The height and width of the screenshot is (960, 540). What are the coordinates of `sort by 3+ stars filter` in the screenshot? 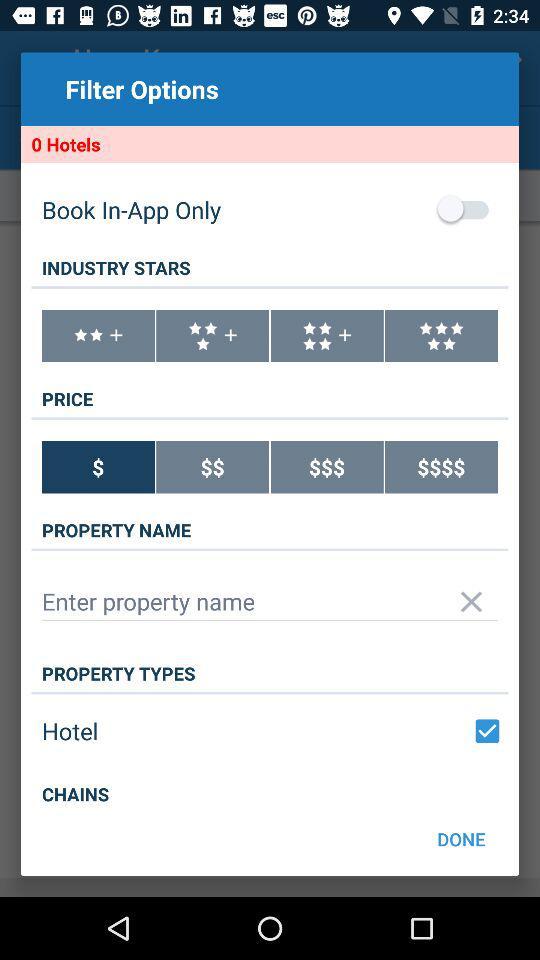 It's located at (211, 336).